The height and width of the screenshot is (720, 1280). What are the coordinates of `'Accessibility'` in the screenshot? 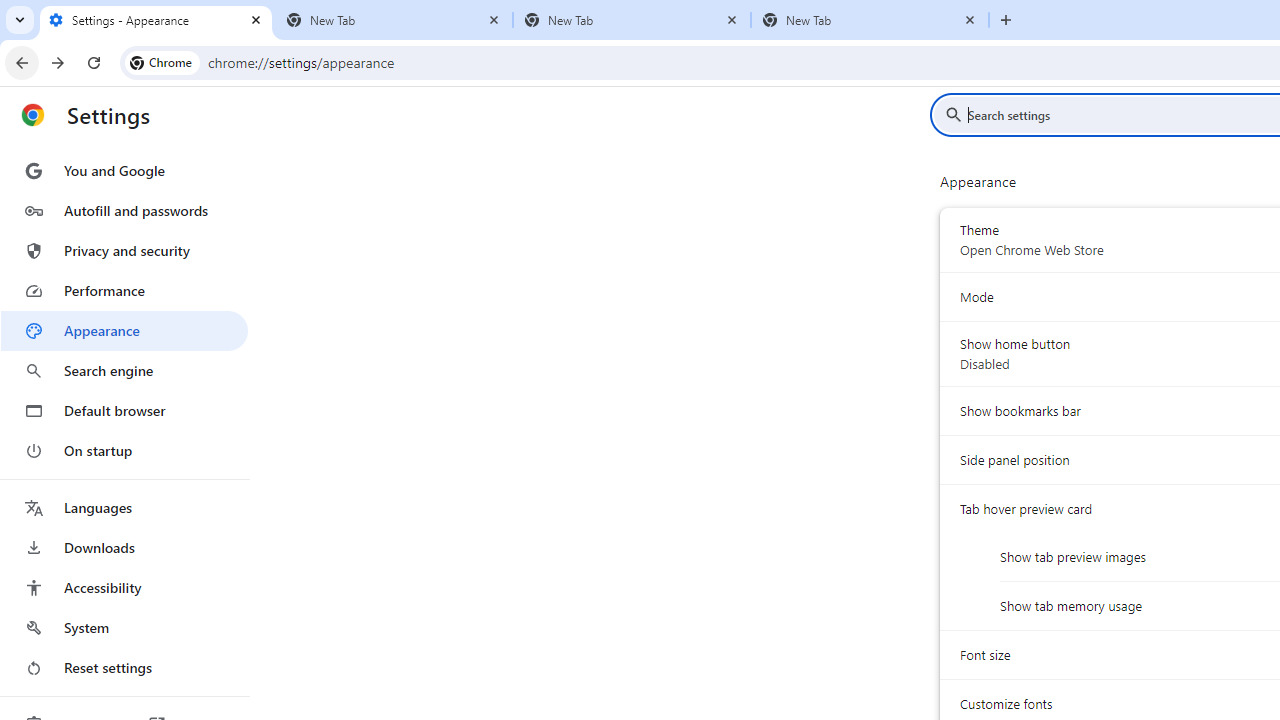 It's located at (123, 586).